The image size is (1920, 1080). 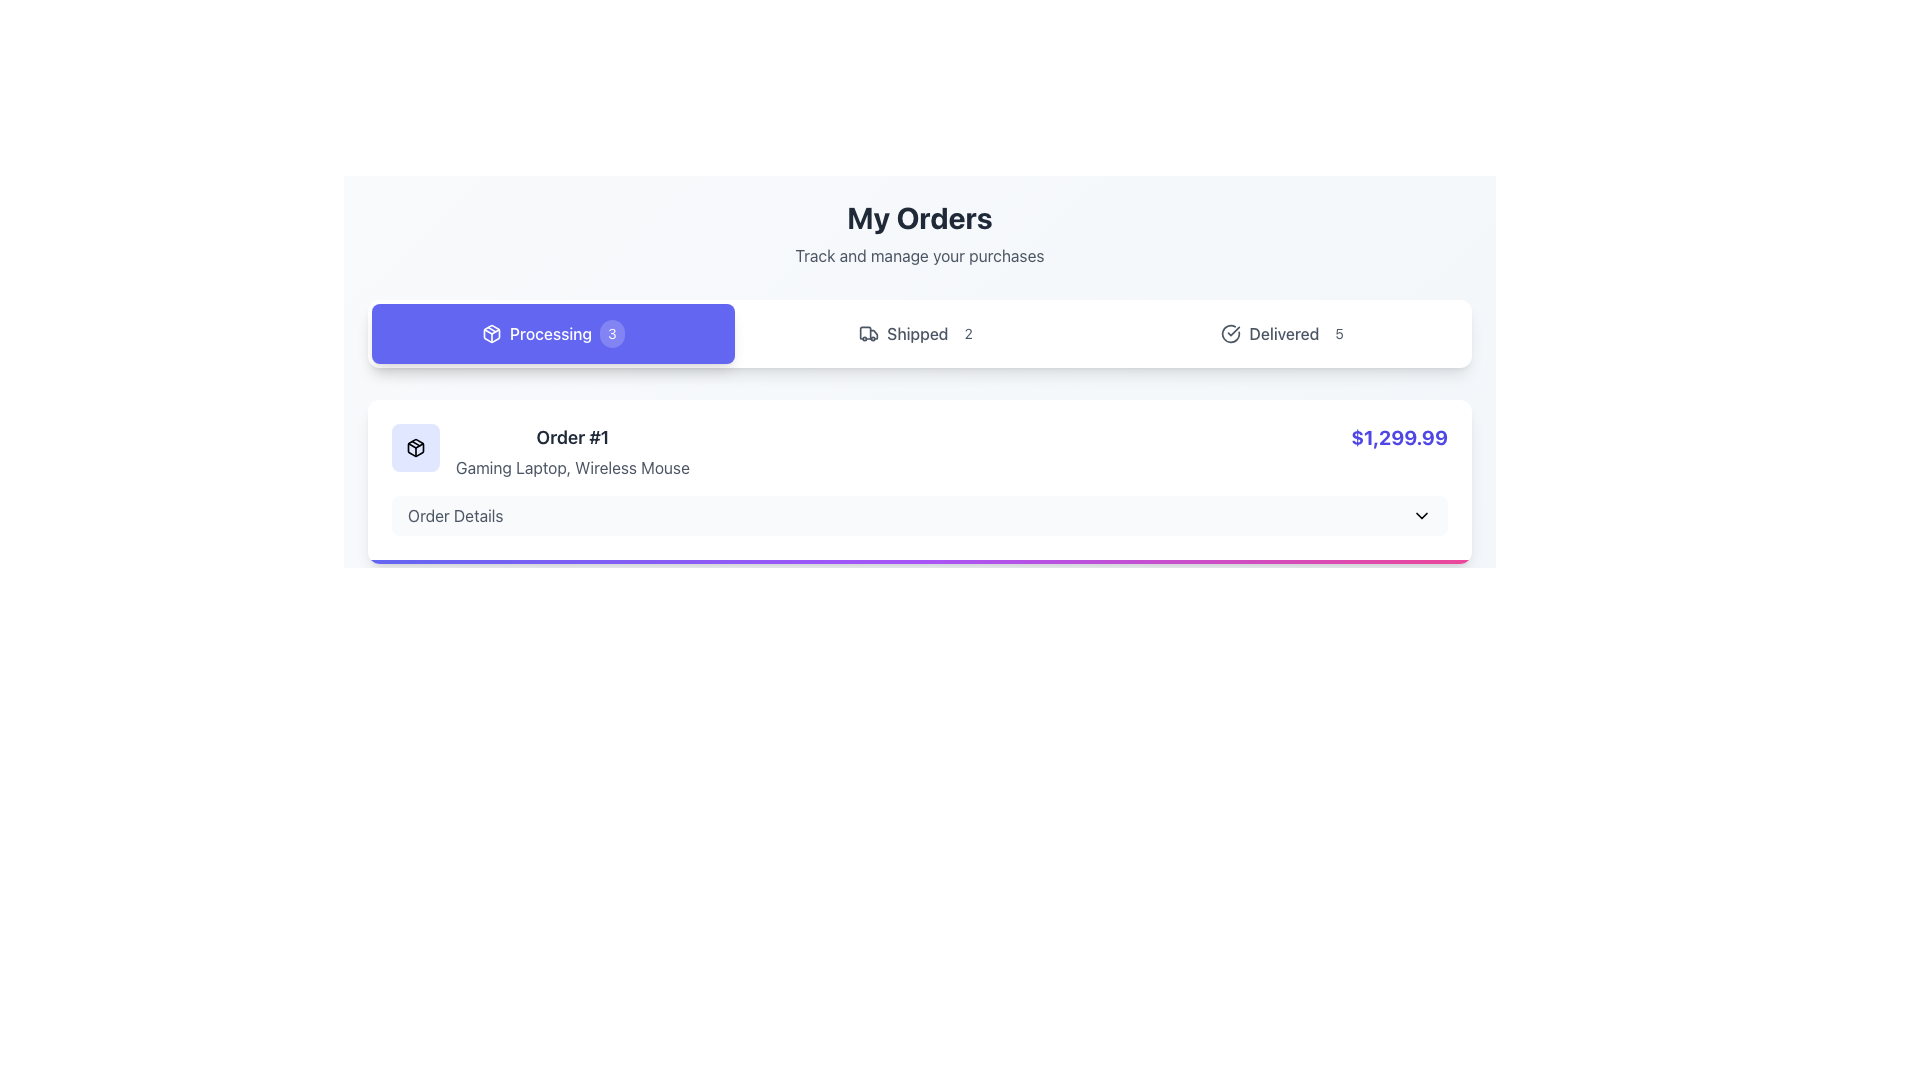 What do you see at coordinates (919, 254) in the screenshot?
I see `the static text that provides a brief description or context for the 'My Orders' section, located directly beneath the title and horizontally centered on the page` at bounding box center [919, 254].